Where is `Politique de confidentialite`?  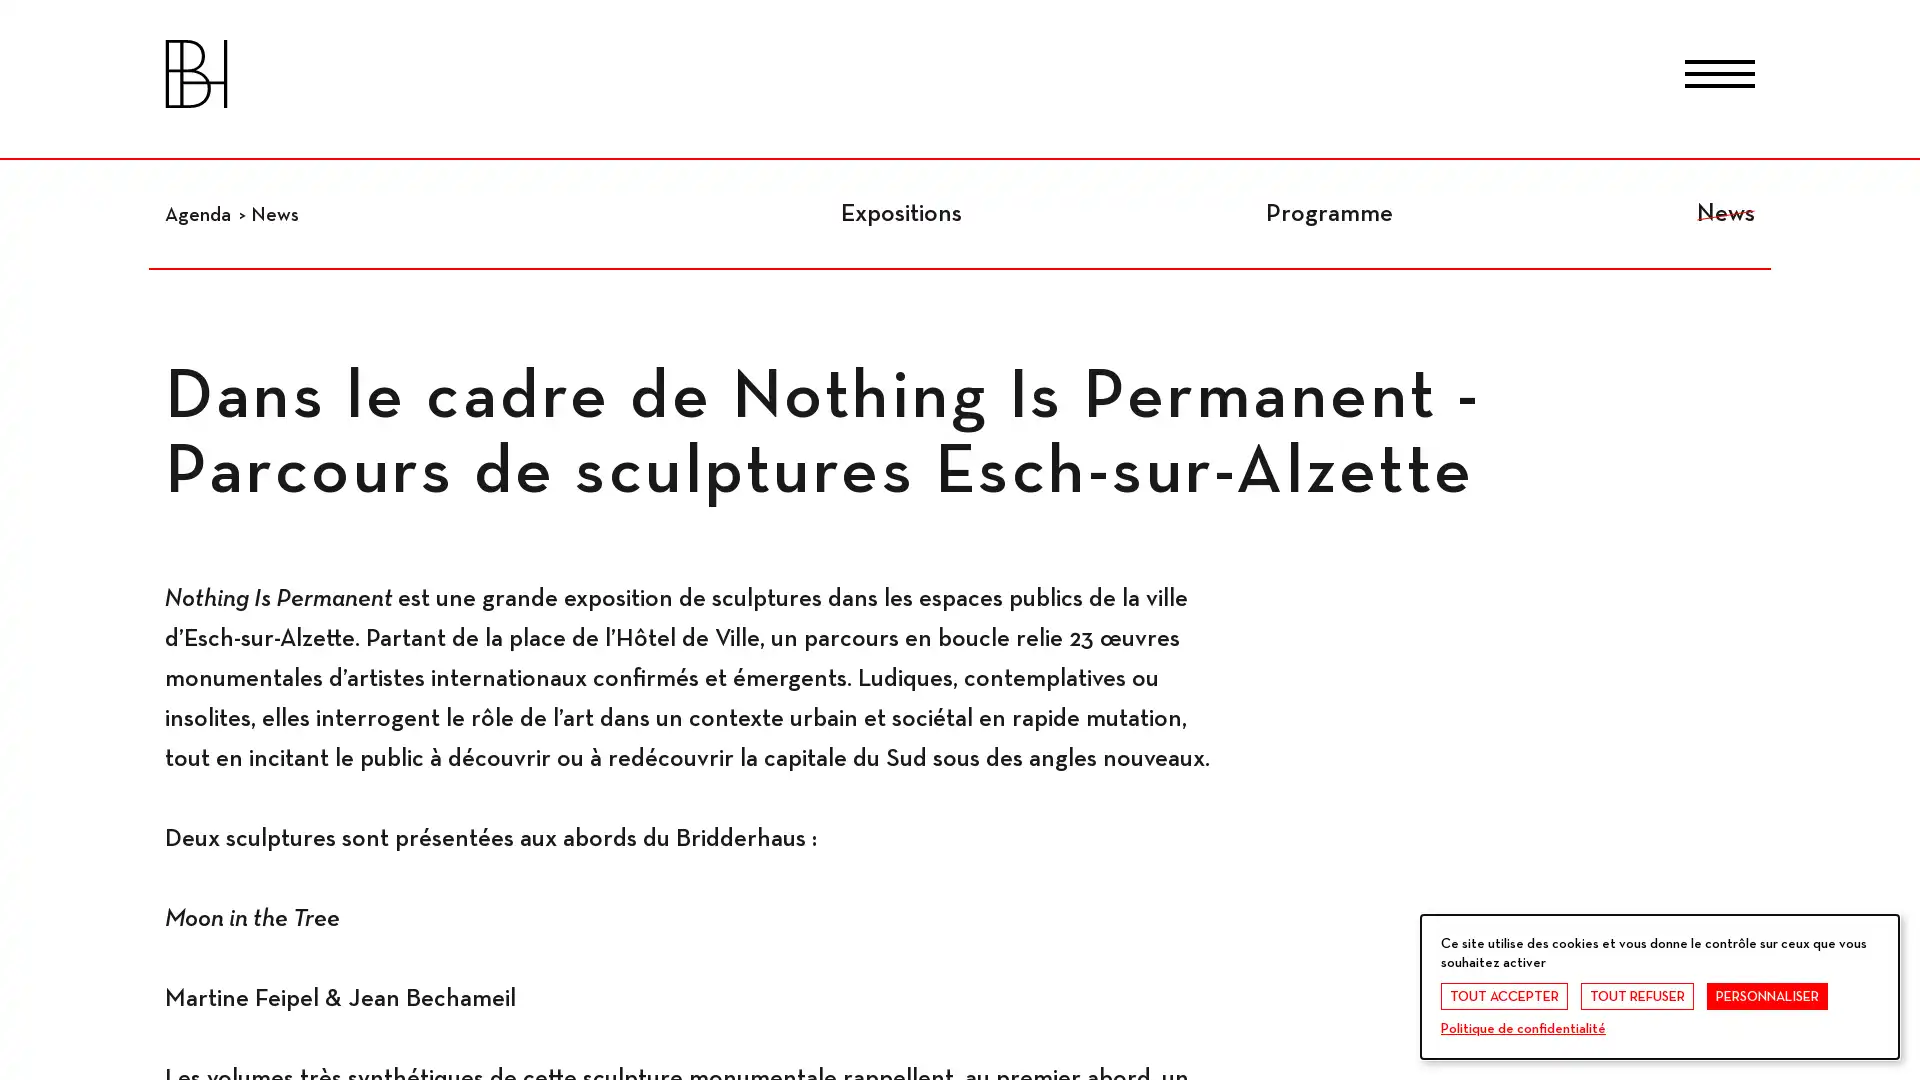
Politique de confidentialite is located at coordinates (1522, 1029).